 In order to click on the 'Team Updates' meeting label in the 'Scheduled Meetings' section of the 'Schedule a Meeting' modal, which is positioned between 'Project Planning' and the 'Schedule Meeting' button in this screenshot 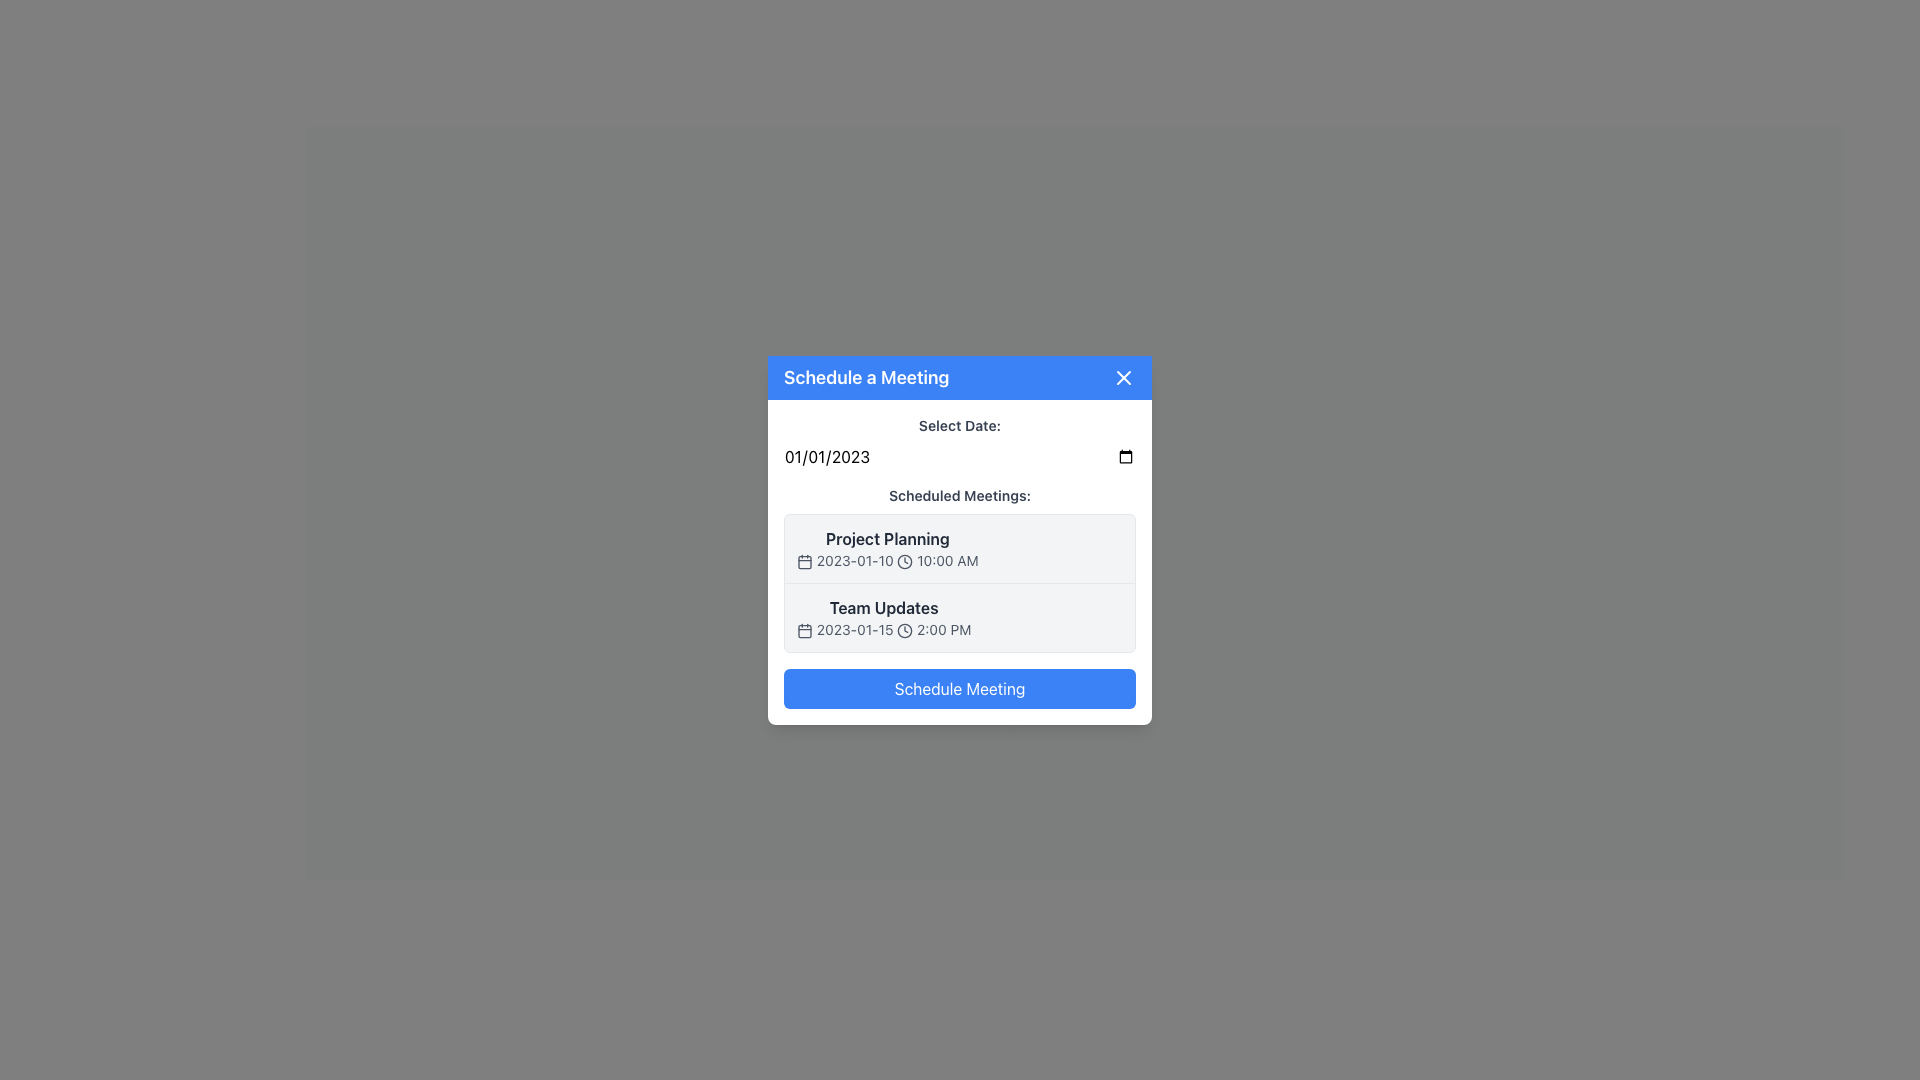, I will do `click(883, 616)`.